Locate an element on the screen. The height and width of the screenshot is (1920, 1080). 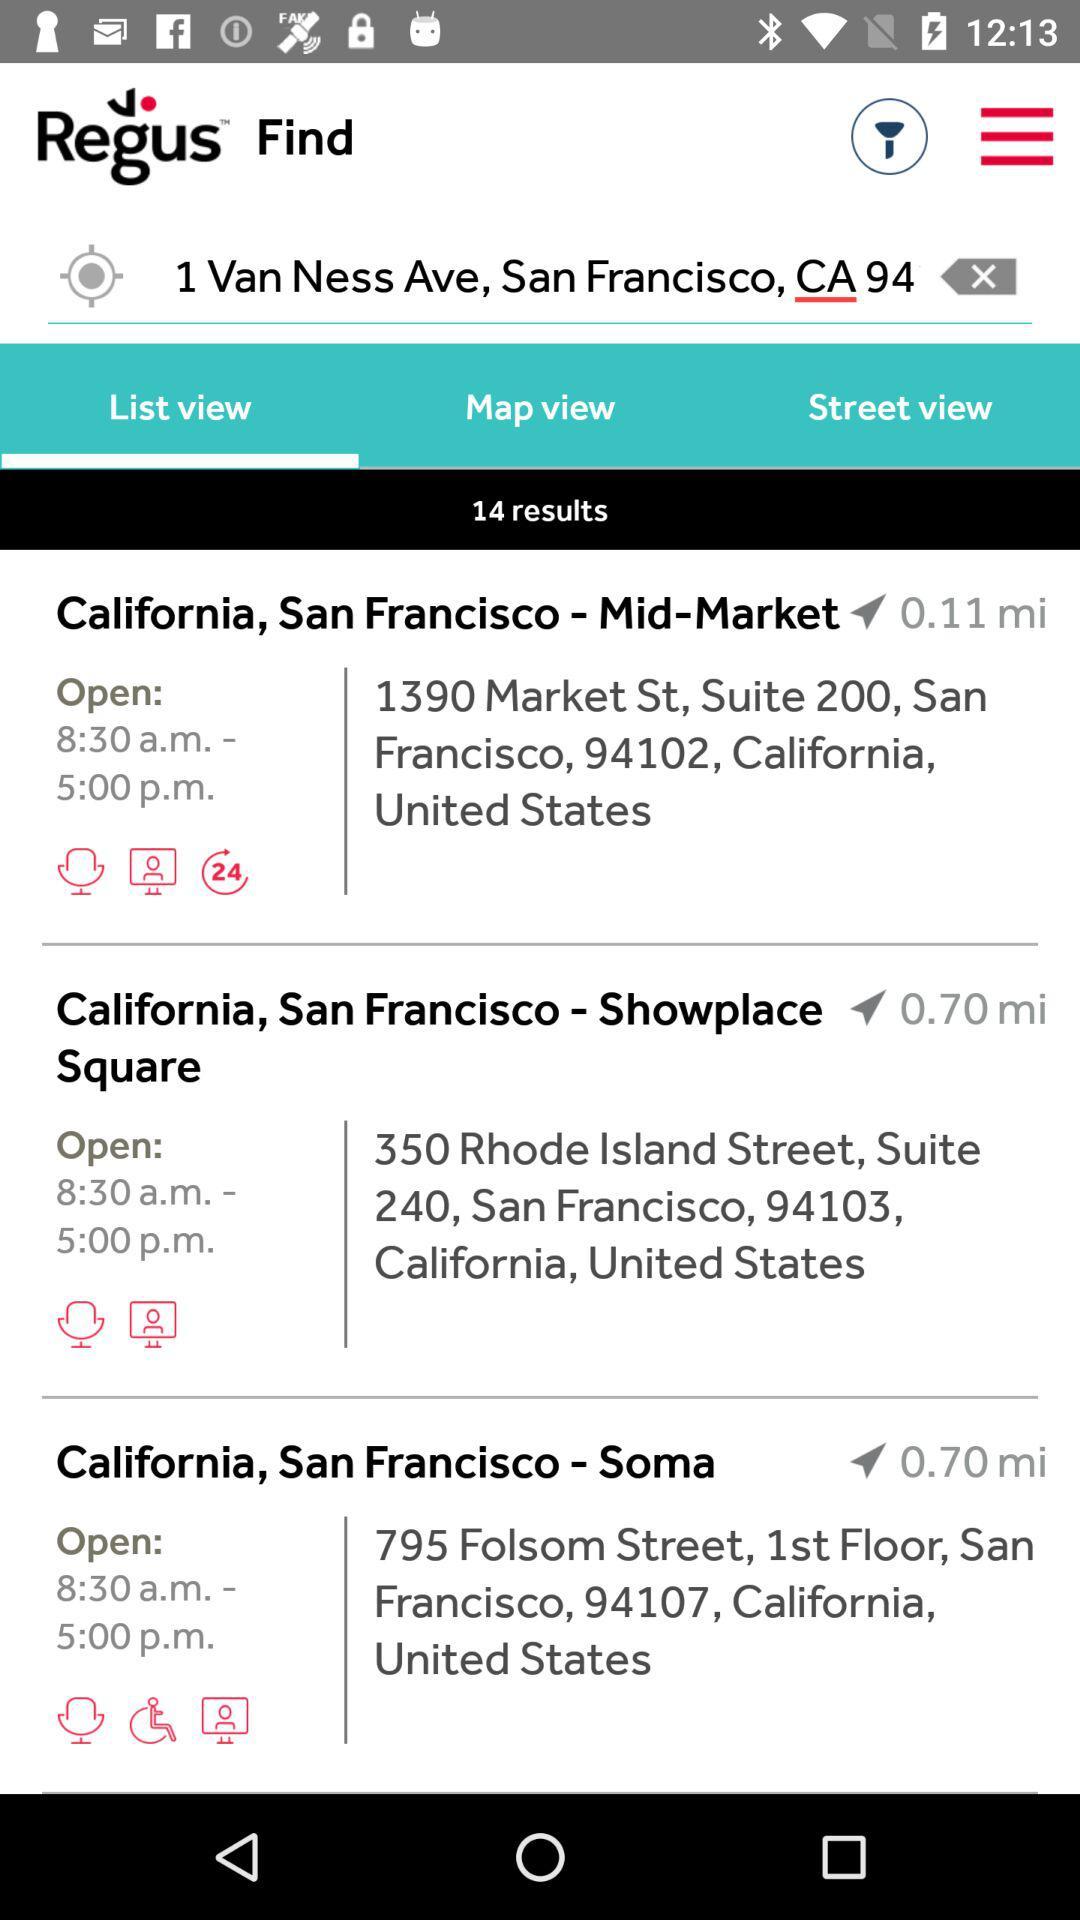
1 van ness is located at coordinates (540, 275).